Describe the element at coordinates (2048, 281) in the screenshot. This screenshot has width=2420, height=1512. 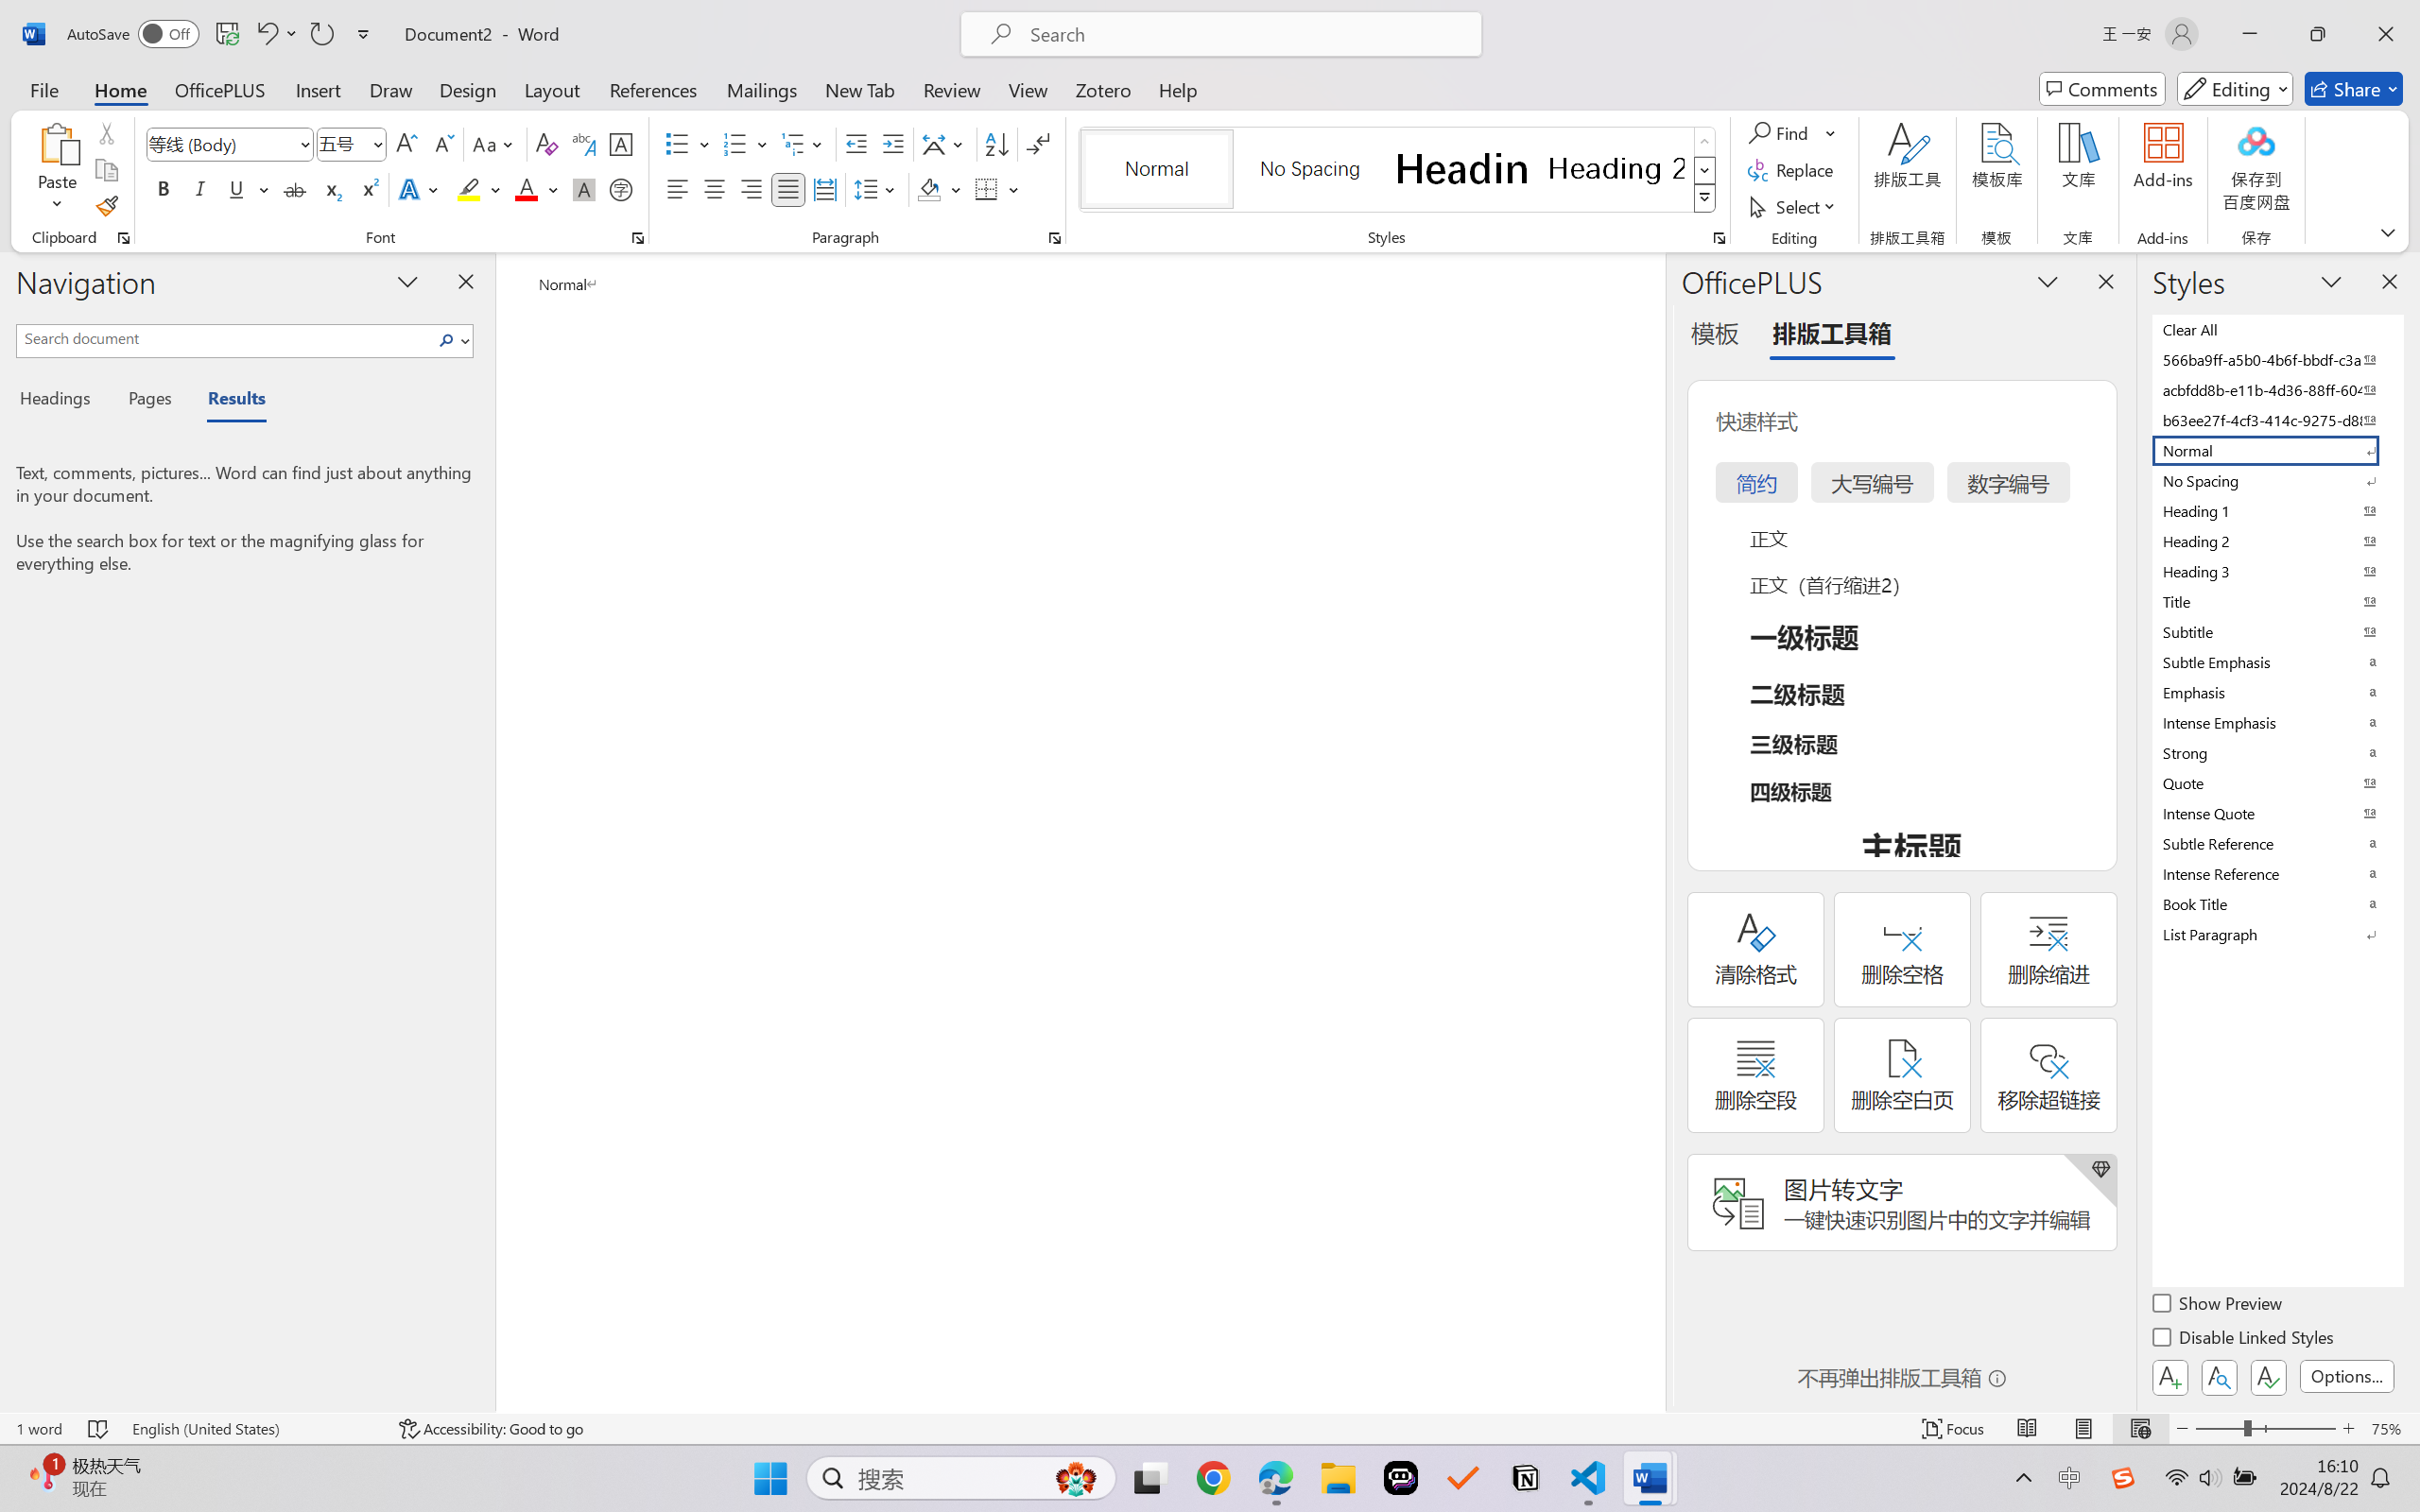
I see `'Task Pane Options'` at that location.